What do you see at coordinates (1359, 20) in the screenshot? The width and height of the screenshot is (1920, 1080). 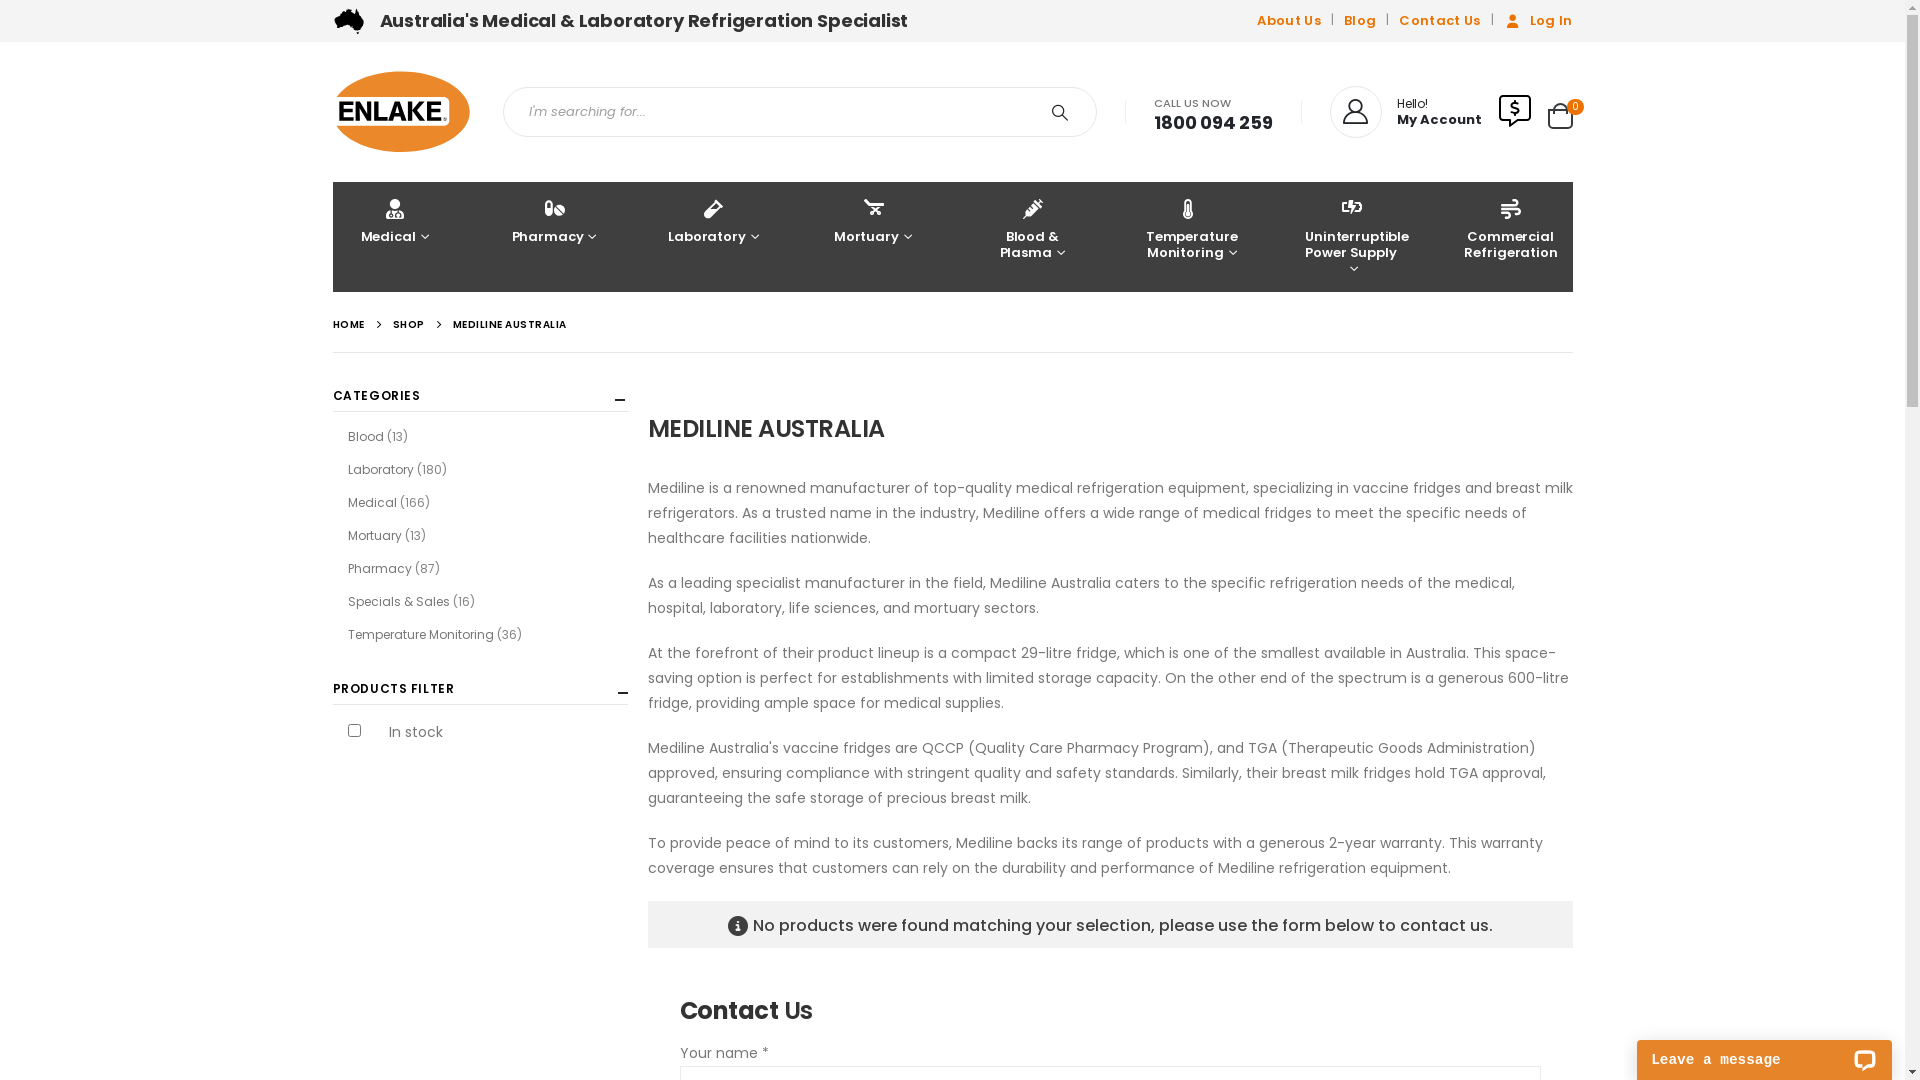 I see `'Blog'` at bounding box center [1359, 20].